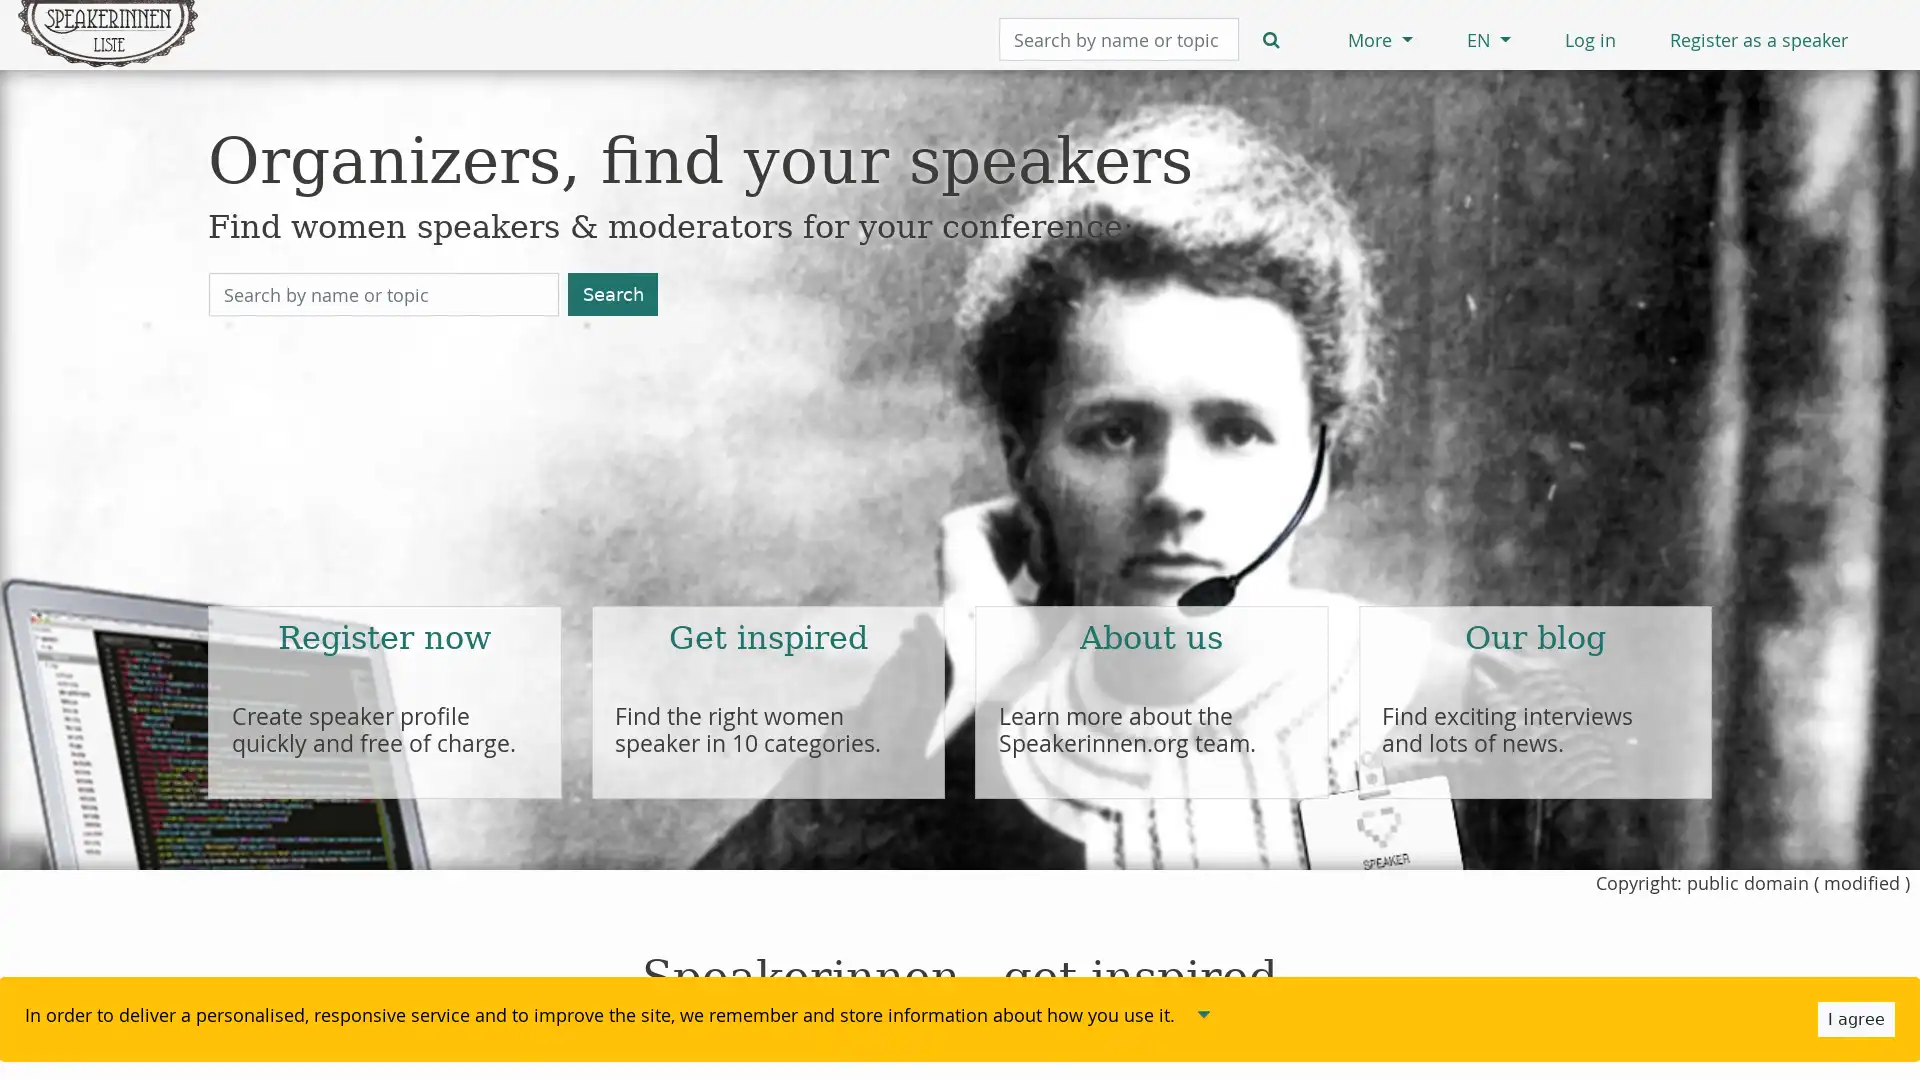  I want to click on Search, so click(612, 293).